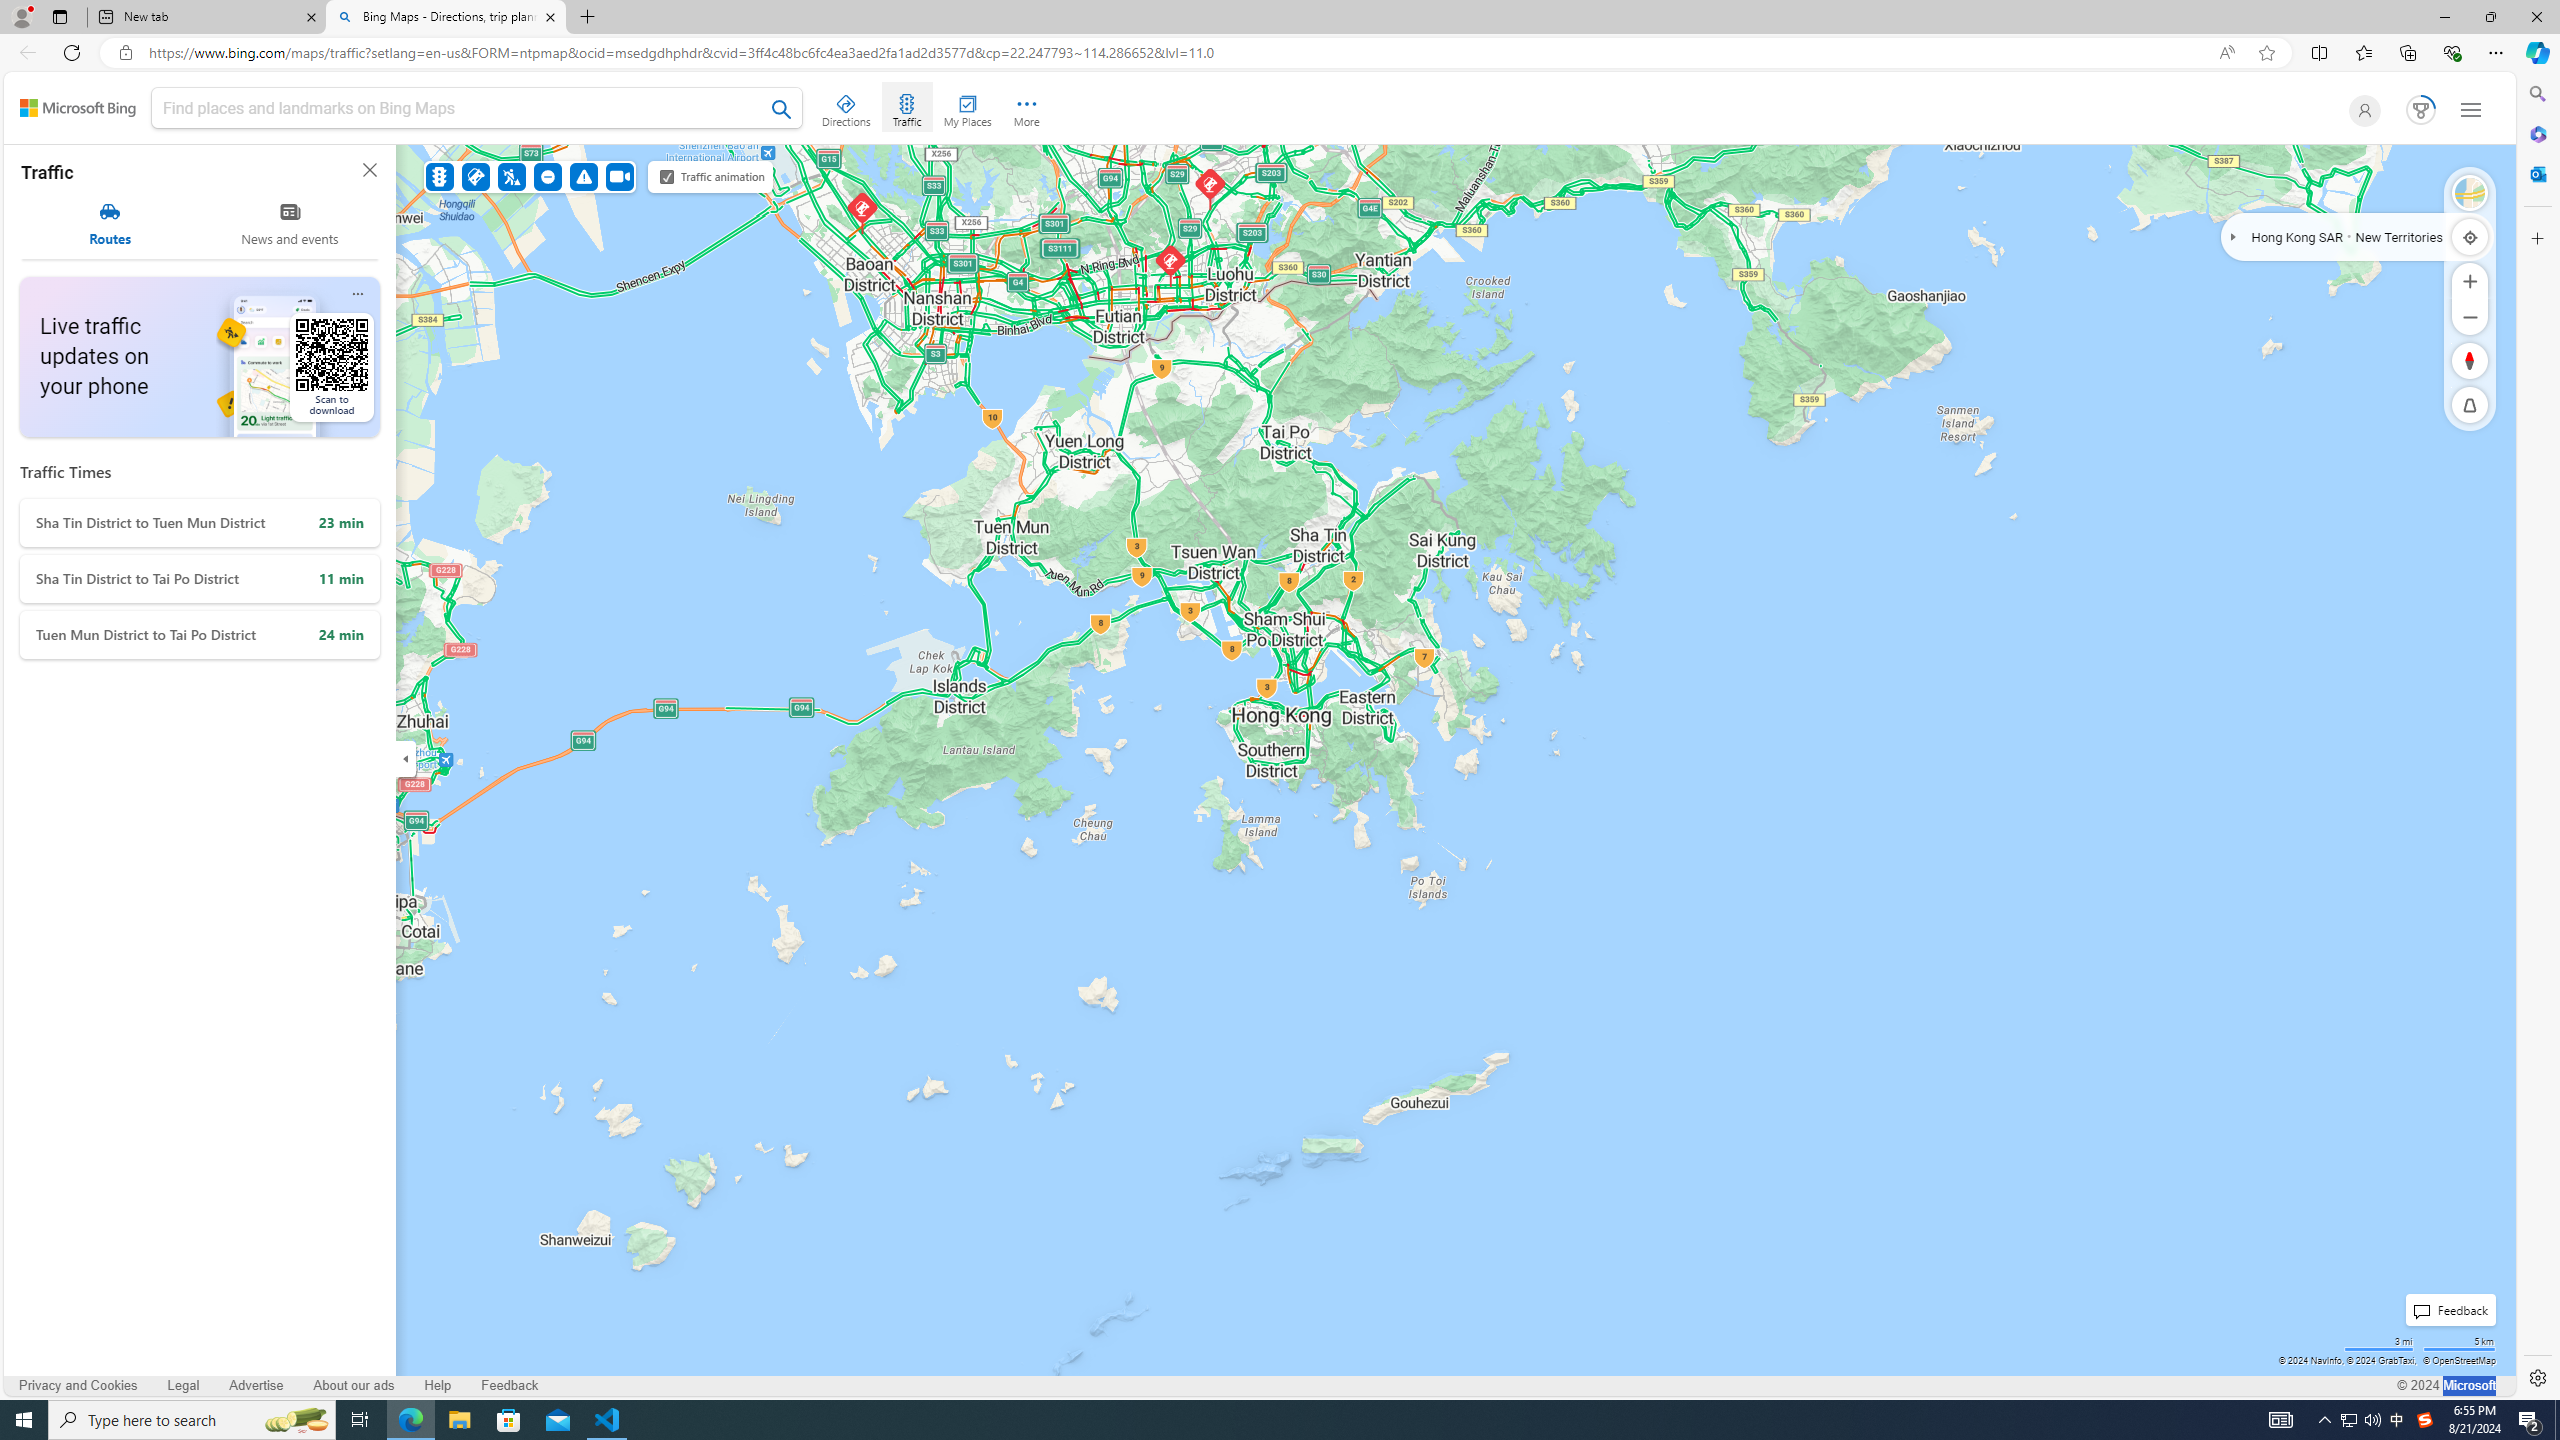  What do you see at coordinates (199, 635) in the screenshot?
I see `'Tuen Mun District to Tai Po District'` at bounding box center [199, 635].